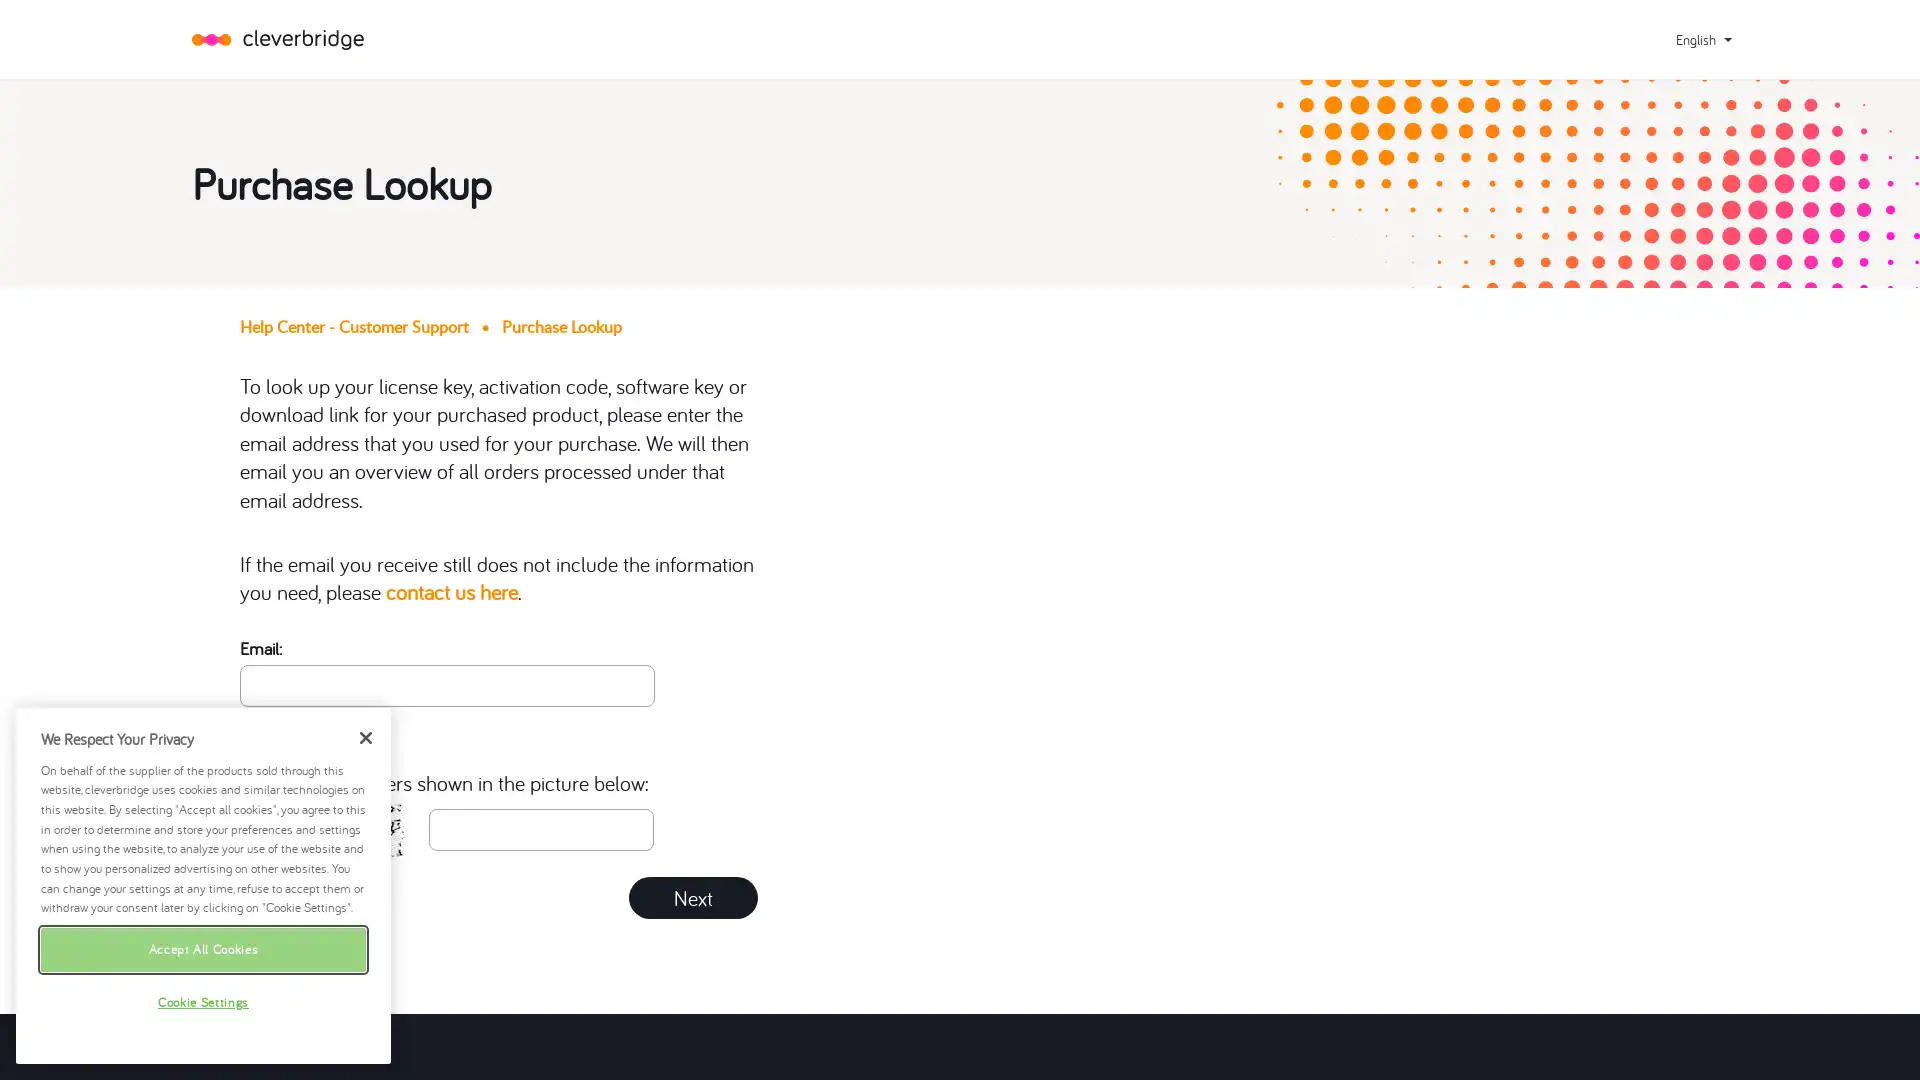 This screenshot has width=1920, height=1080. What do you see at coordinates (692, 897) in the screenshot?
I see `Next` at bounding box center [692, 897].